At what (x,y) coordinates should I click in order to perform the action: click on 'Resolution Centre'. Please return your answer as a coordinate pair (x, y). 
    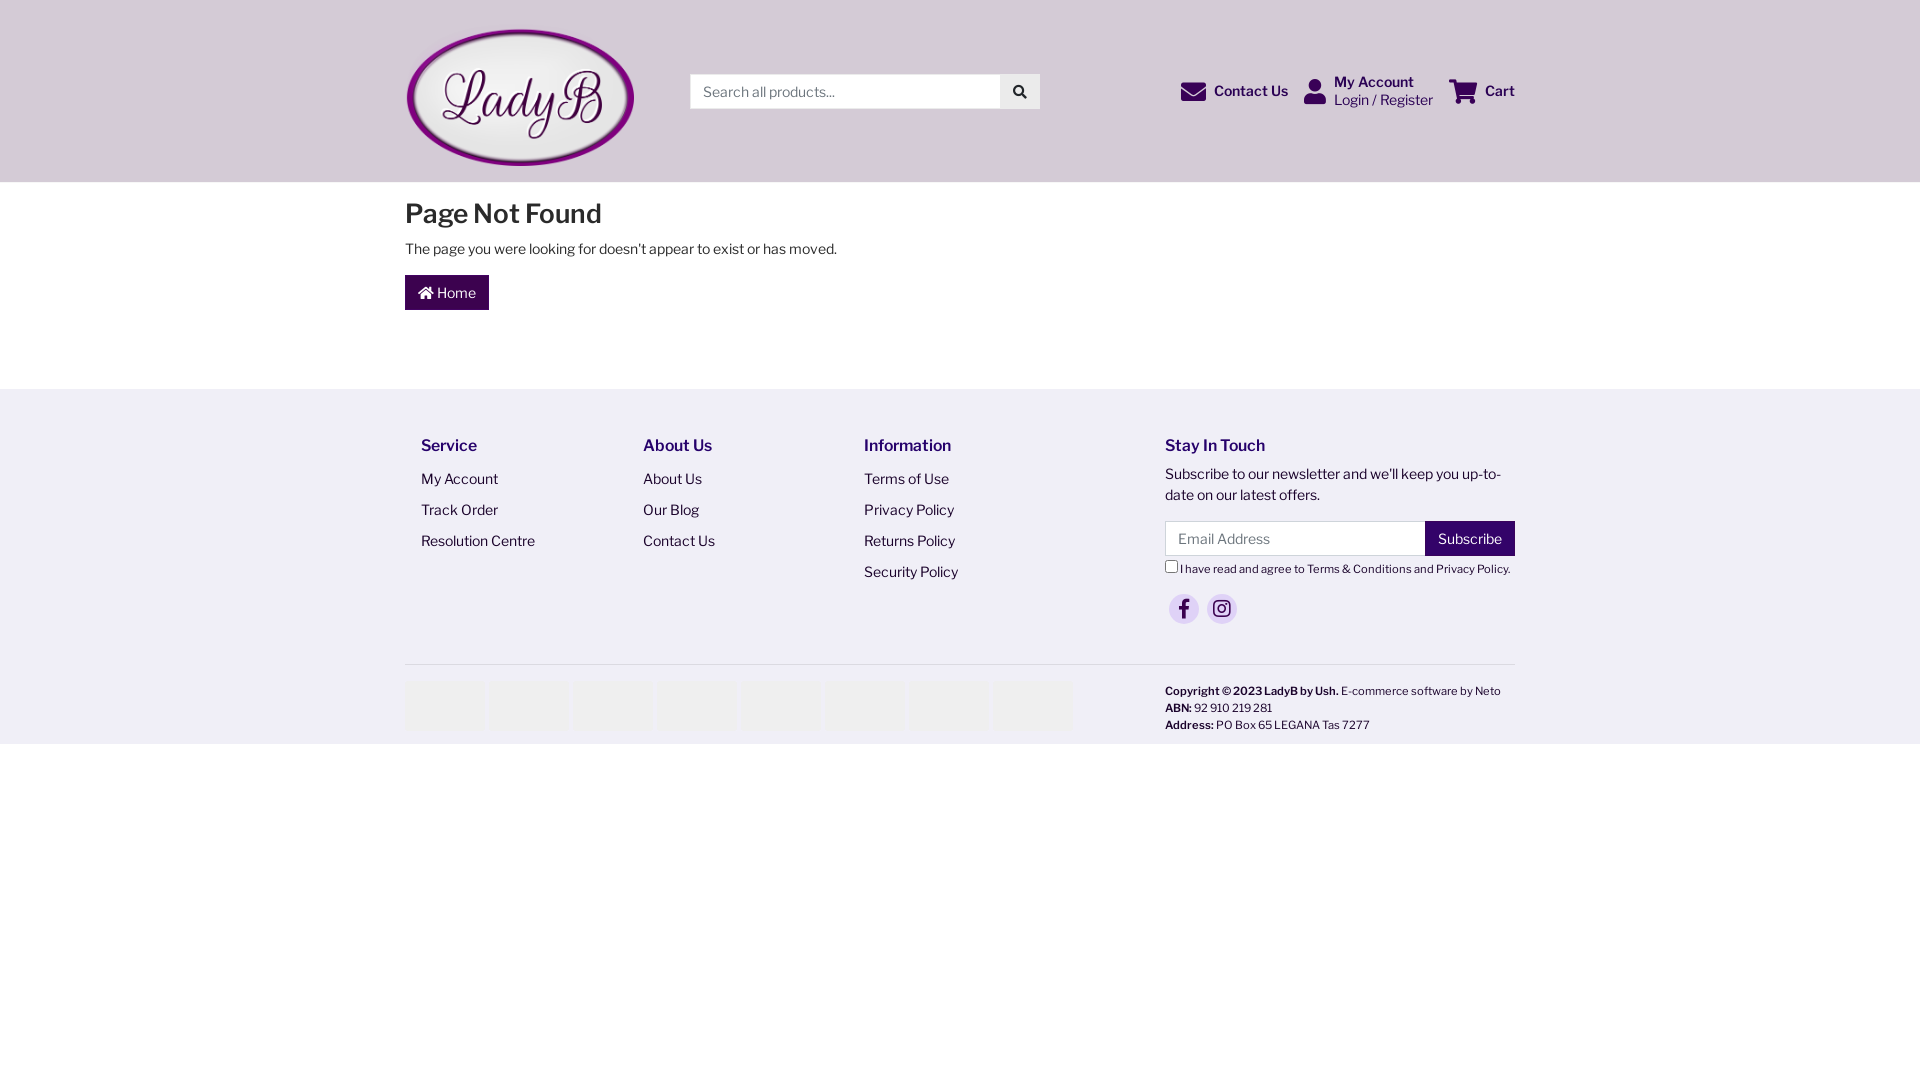
    Looking at the image, I should click on (500, 540).